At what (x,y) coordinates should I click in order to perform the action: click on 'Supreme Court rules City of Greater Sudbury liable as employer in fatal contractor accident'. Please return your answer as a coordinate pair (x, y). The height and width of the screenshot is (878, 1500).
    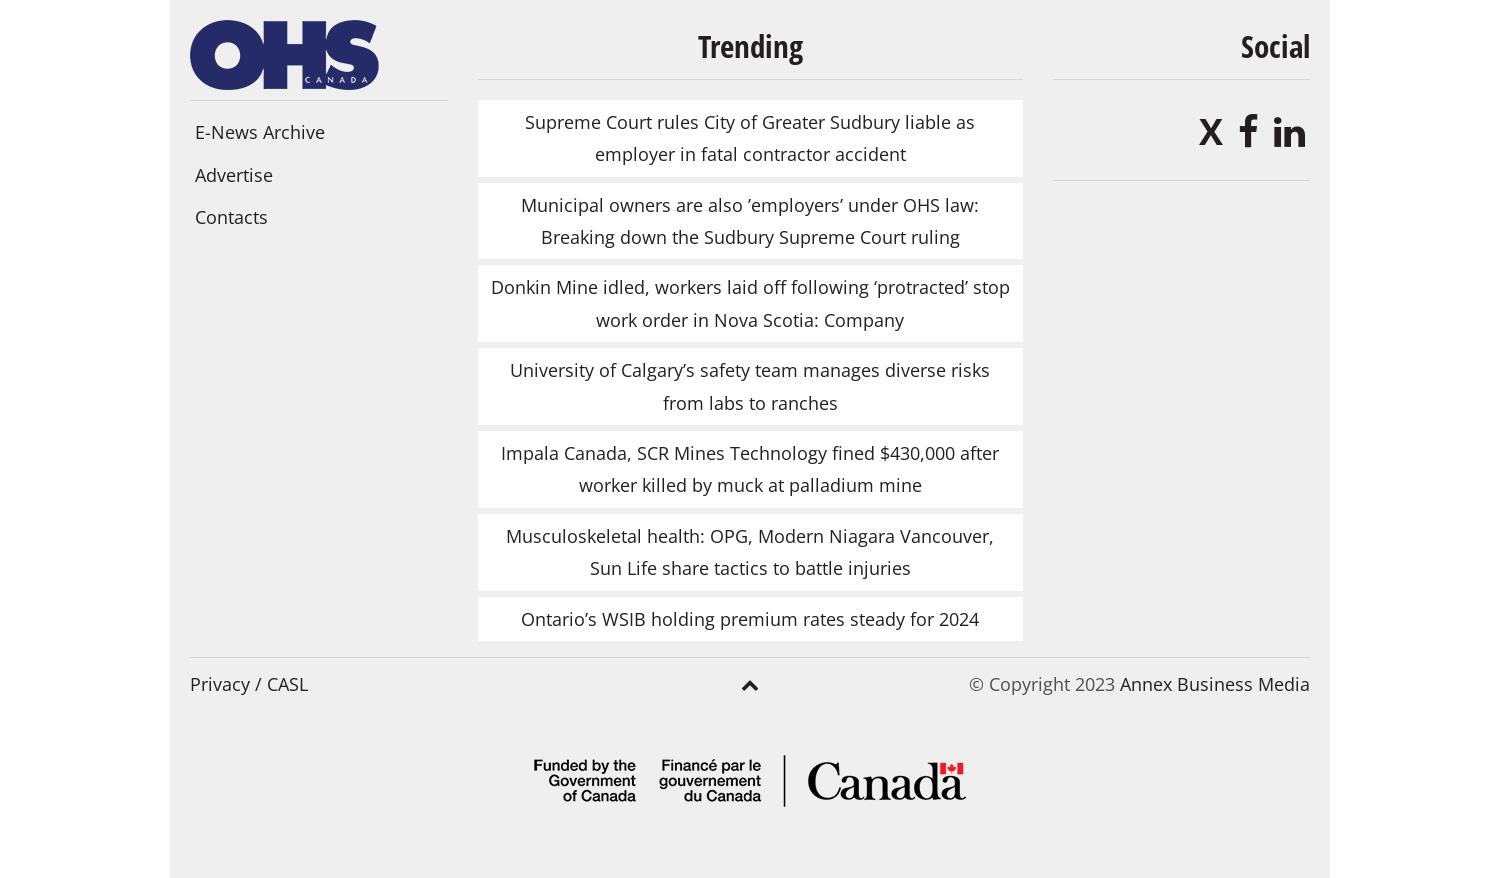
    Looking at the image, I should click on (525, 137).